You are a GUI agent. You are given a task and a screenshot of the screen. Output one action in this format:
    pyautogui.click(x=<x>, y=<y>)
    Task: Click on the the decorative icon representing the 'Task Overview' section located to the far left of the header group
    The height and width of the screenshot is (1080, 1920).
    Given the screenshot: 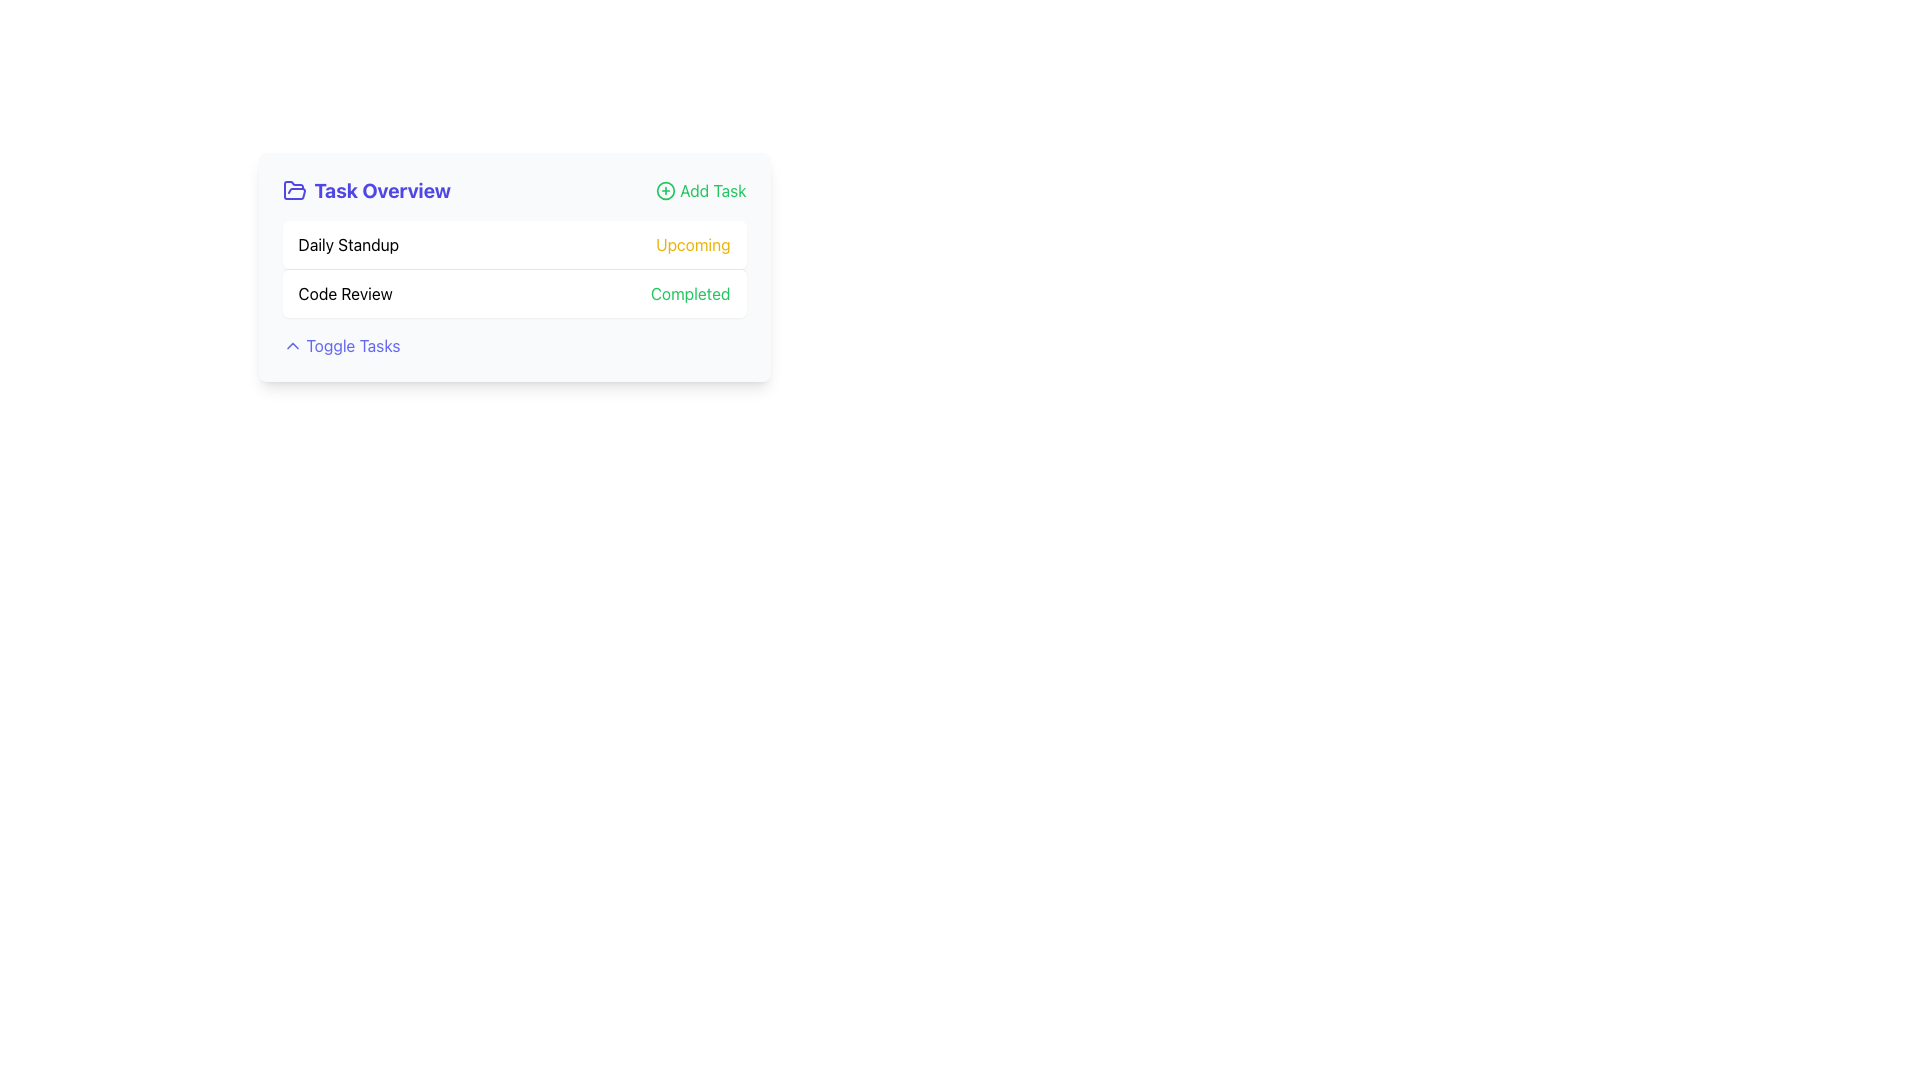 What is the action you would take?
    pyautogui.click(x=293, y=191)
    